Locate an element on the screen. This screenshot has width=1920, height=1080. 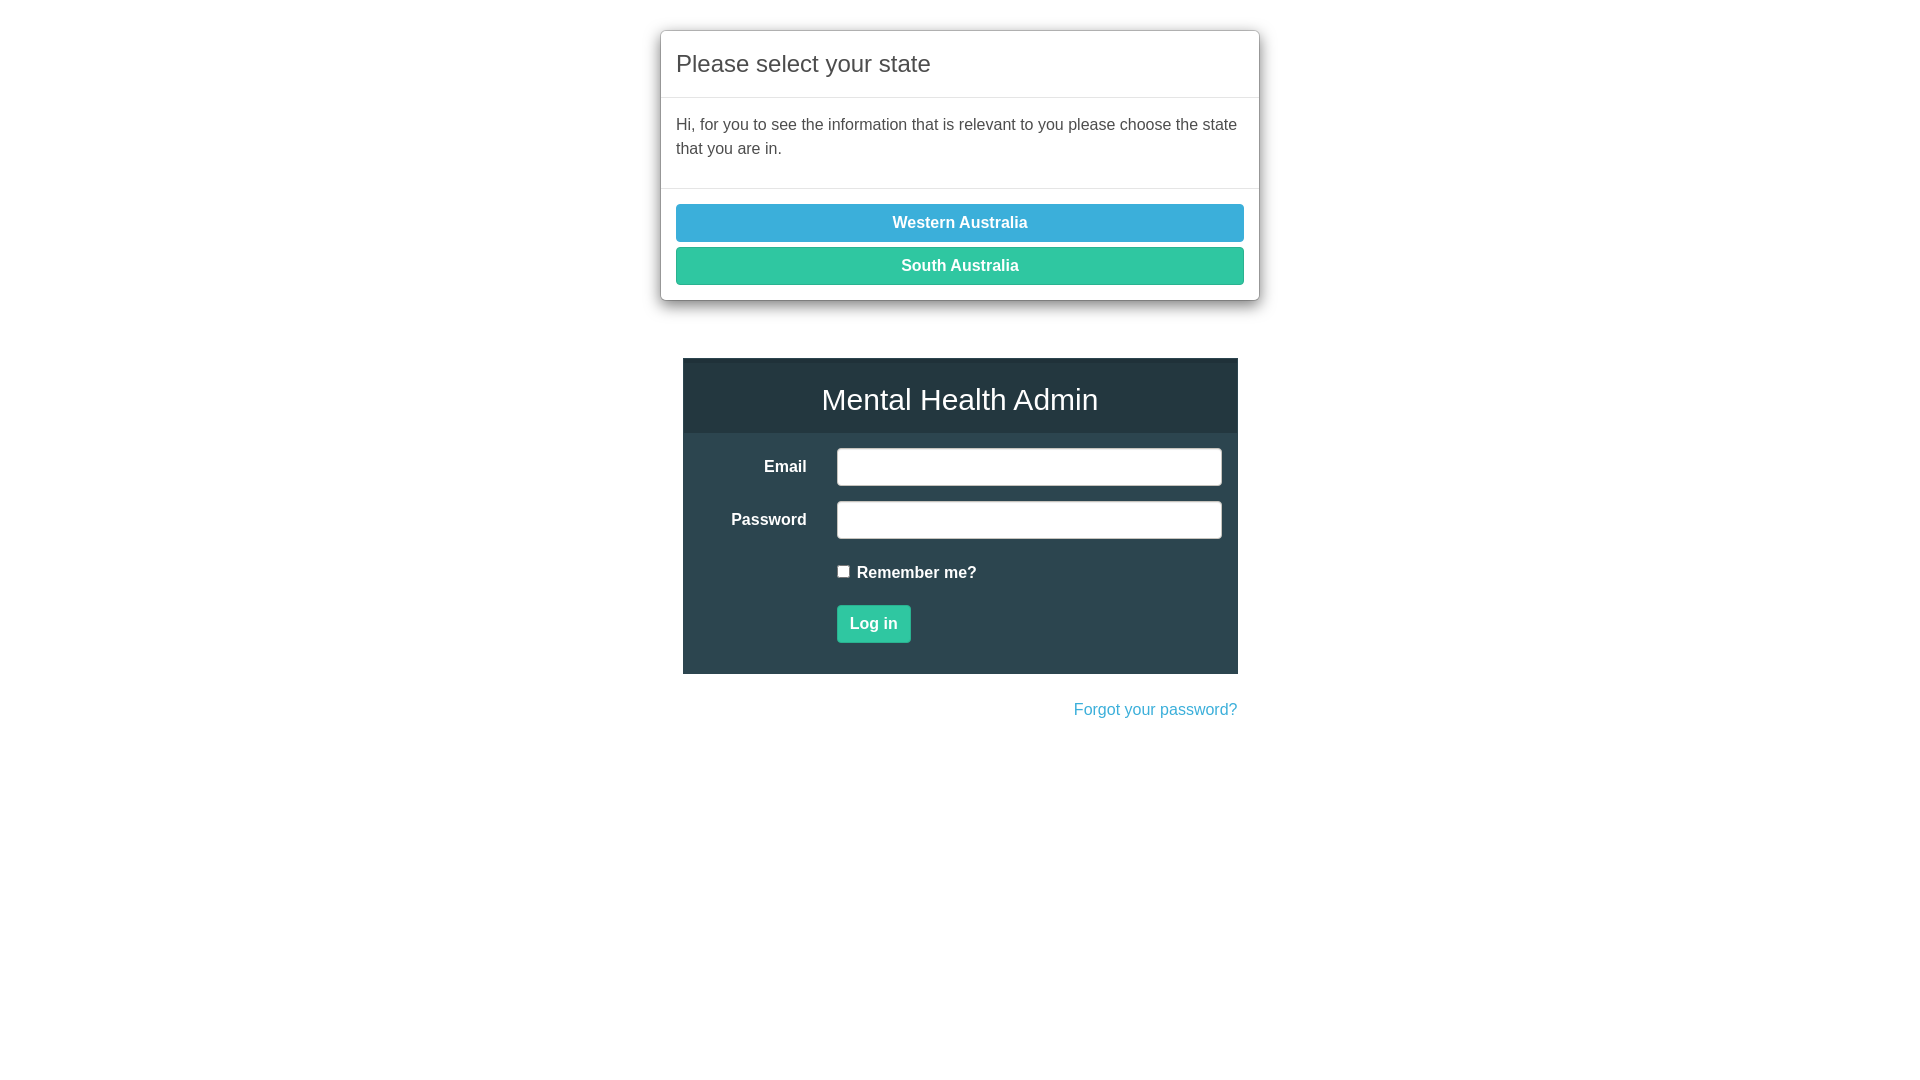
'Western Australia' is located at coordinates (960, 223).